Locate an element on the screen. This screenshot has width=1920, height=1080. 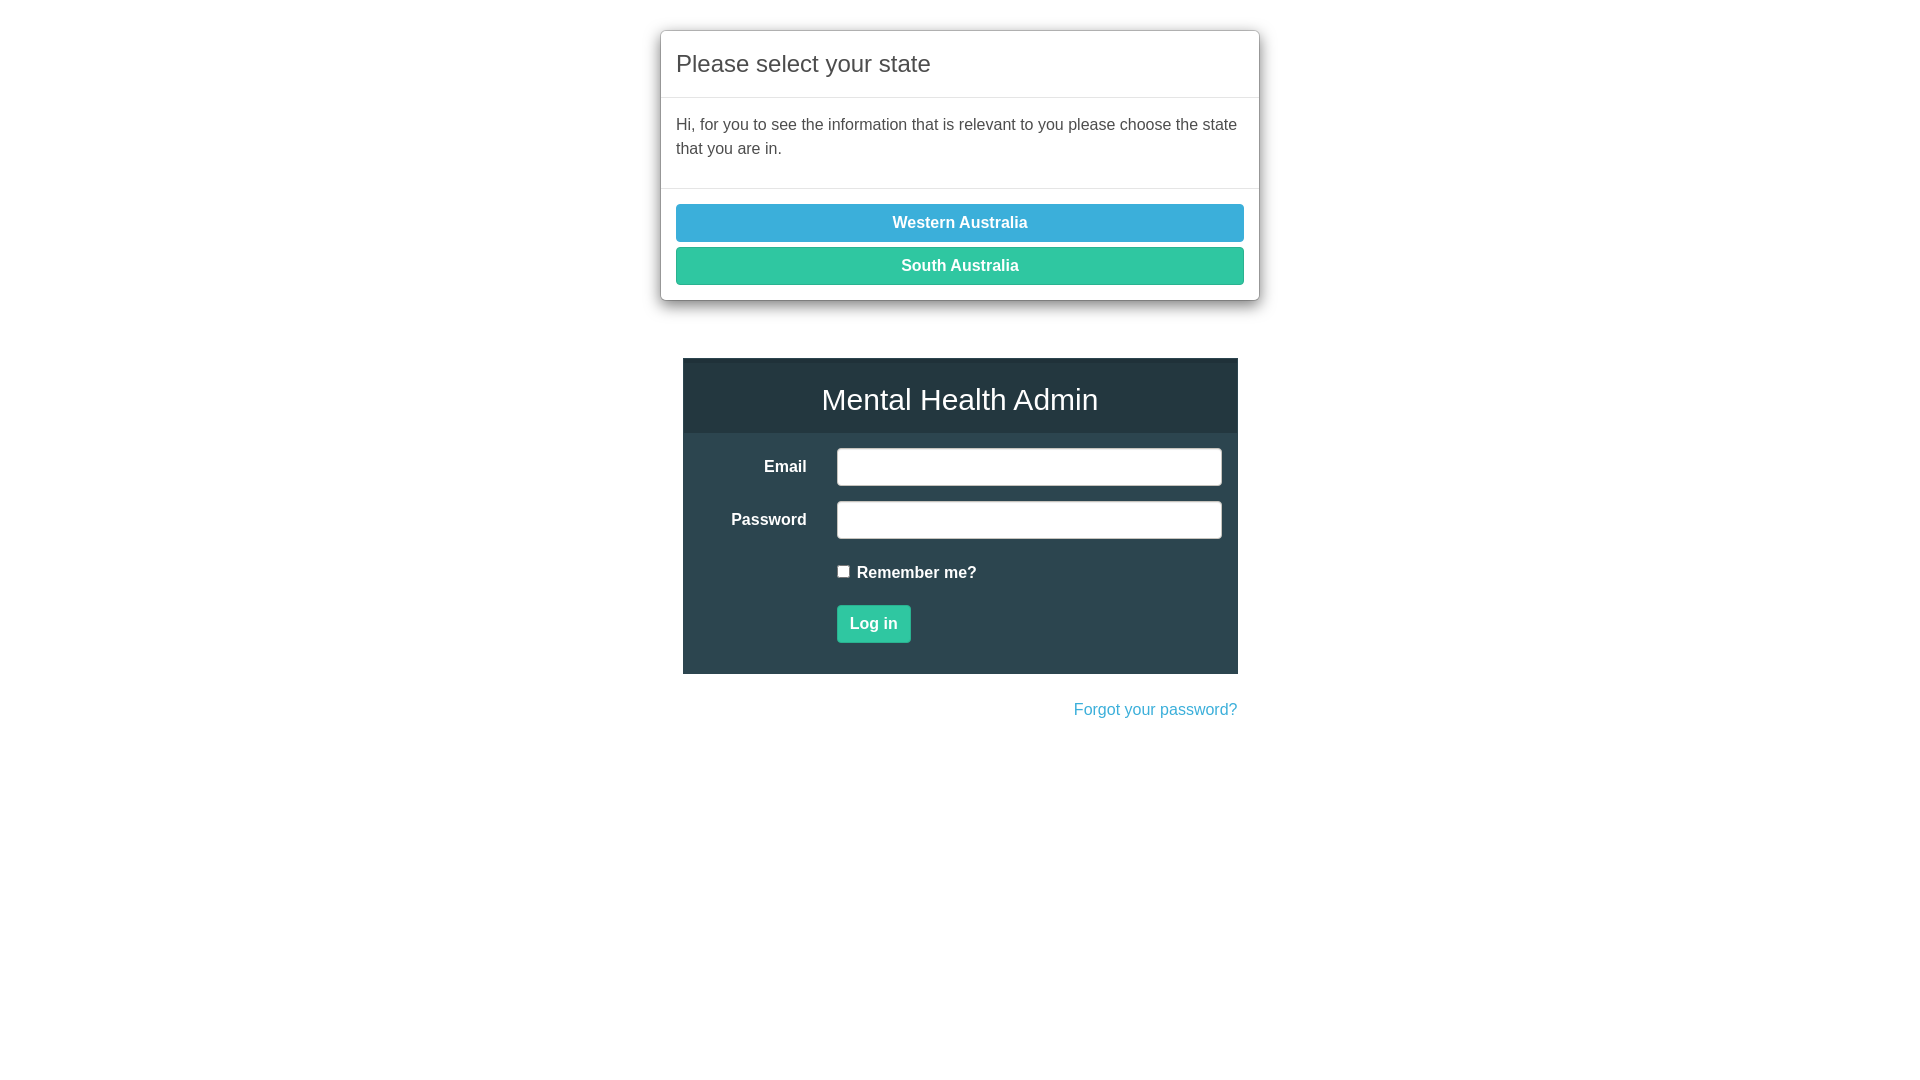
'Western Australia' is located at coordinates (960, 223).